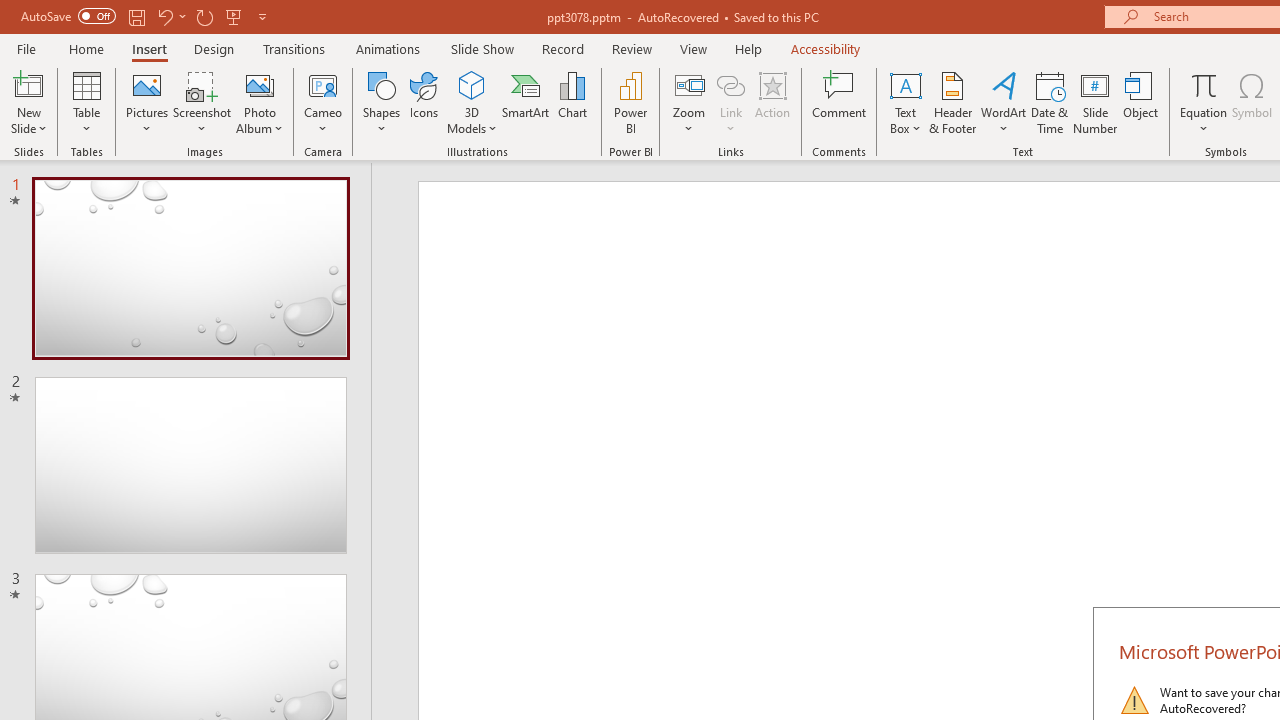 The height and width of the screenshot is (720, 1280). Describe the element at coordinates (86, 103) in the screenshot. I see `'Table'` at that location.